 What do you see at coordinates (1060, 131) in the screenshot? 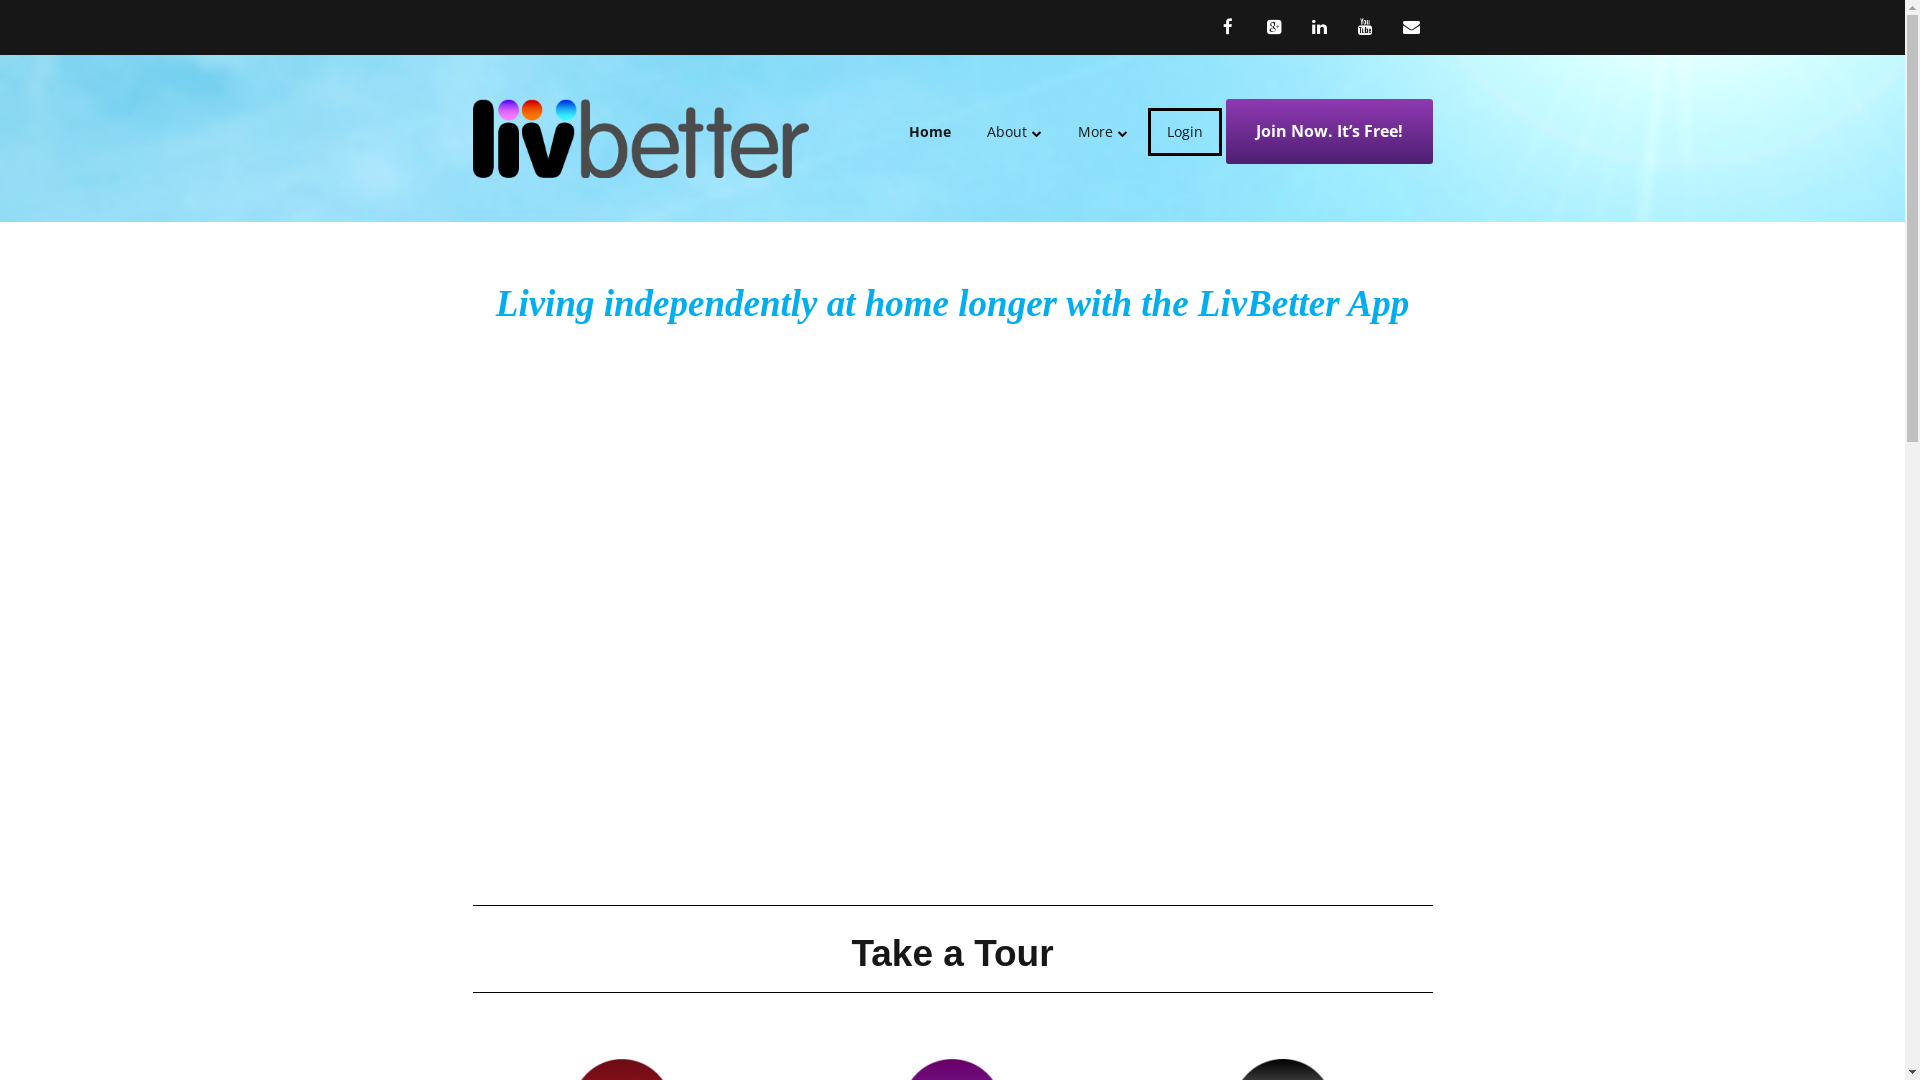
I see `'More'` at bounding box center [1060, 131].